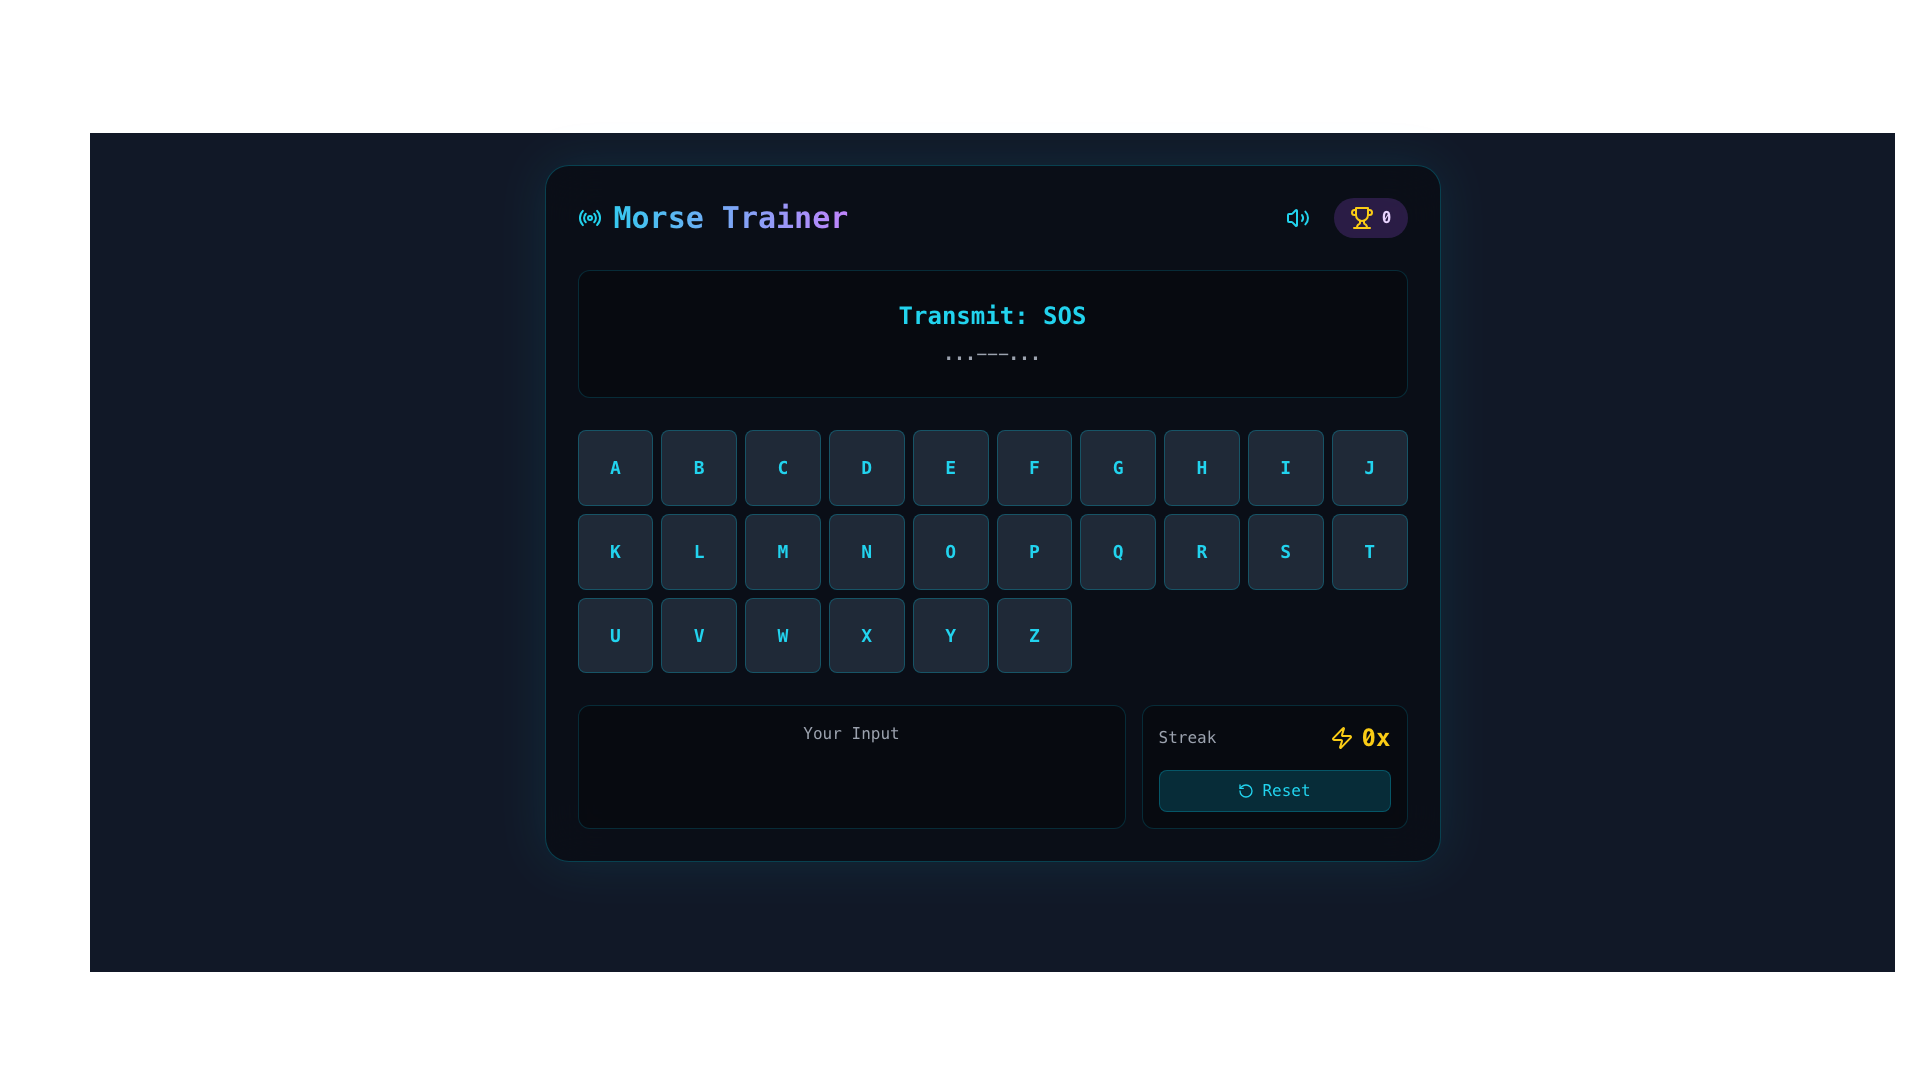  Describe the element at coordinates (949, 551) in the screenshot. I see `the square-shaped button displaying the letter 'O' in cyan text on a dark background to trigger hover effects` at that location.